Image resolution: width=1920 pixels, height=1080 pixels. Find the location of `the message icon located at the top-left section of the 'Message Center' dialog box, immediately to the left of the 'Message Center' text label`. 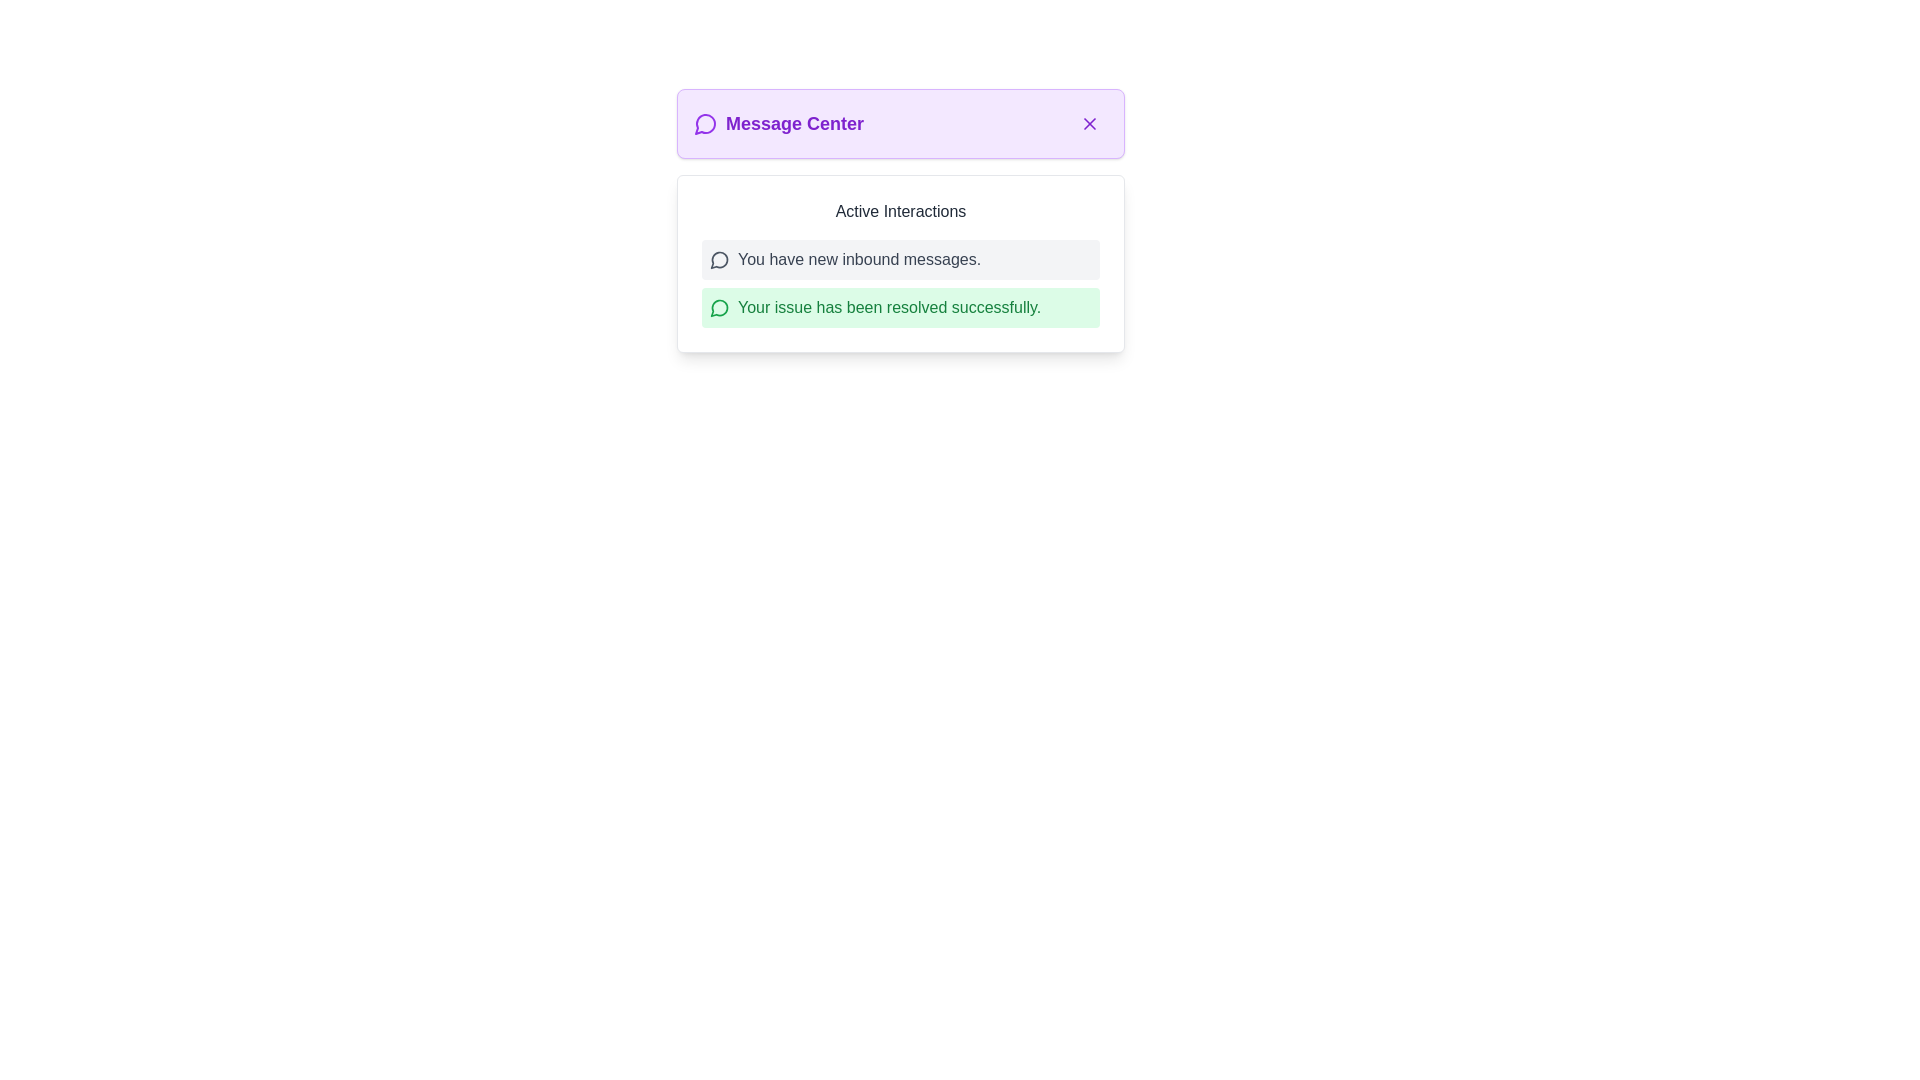

the message icon located at the top-left section of the 'Message Center' dialog box, immediately to the left of the 'Message Center' text label is located at coordinates (705, 123).